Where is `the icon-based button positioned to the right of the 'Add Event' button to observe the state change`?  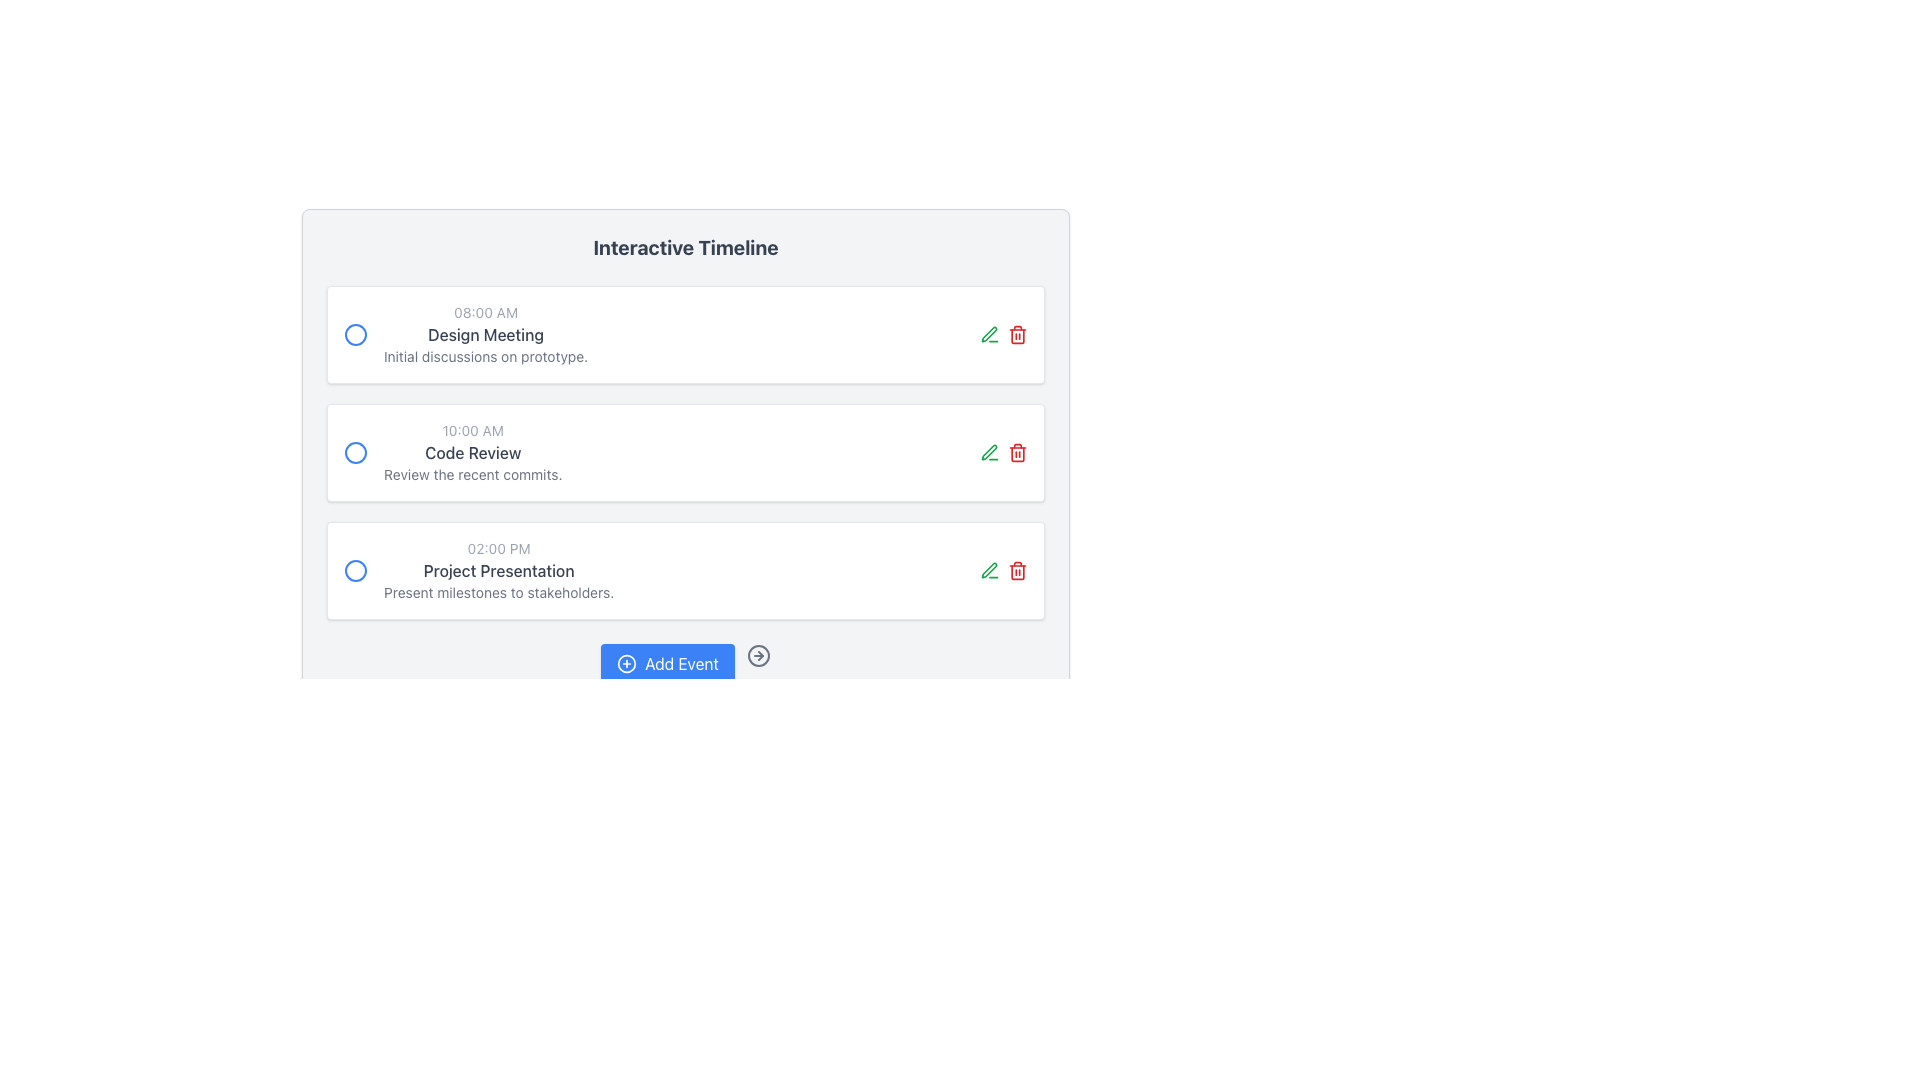 the icon-based button positioned to the right of the 'Add Event' button to observe the state change is located at coordinates (757, 655).